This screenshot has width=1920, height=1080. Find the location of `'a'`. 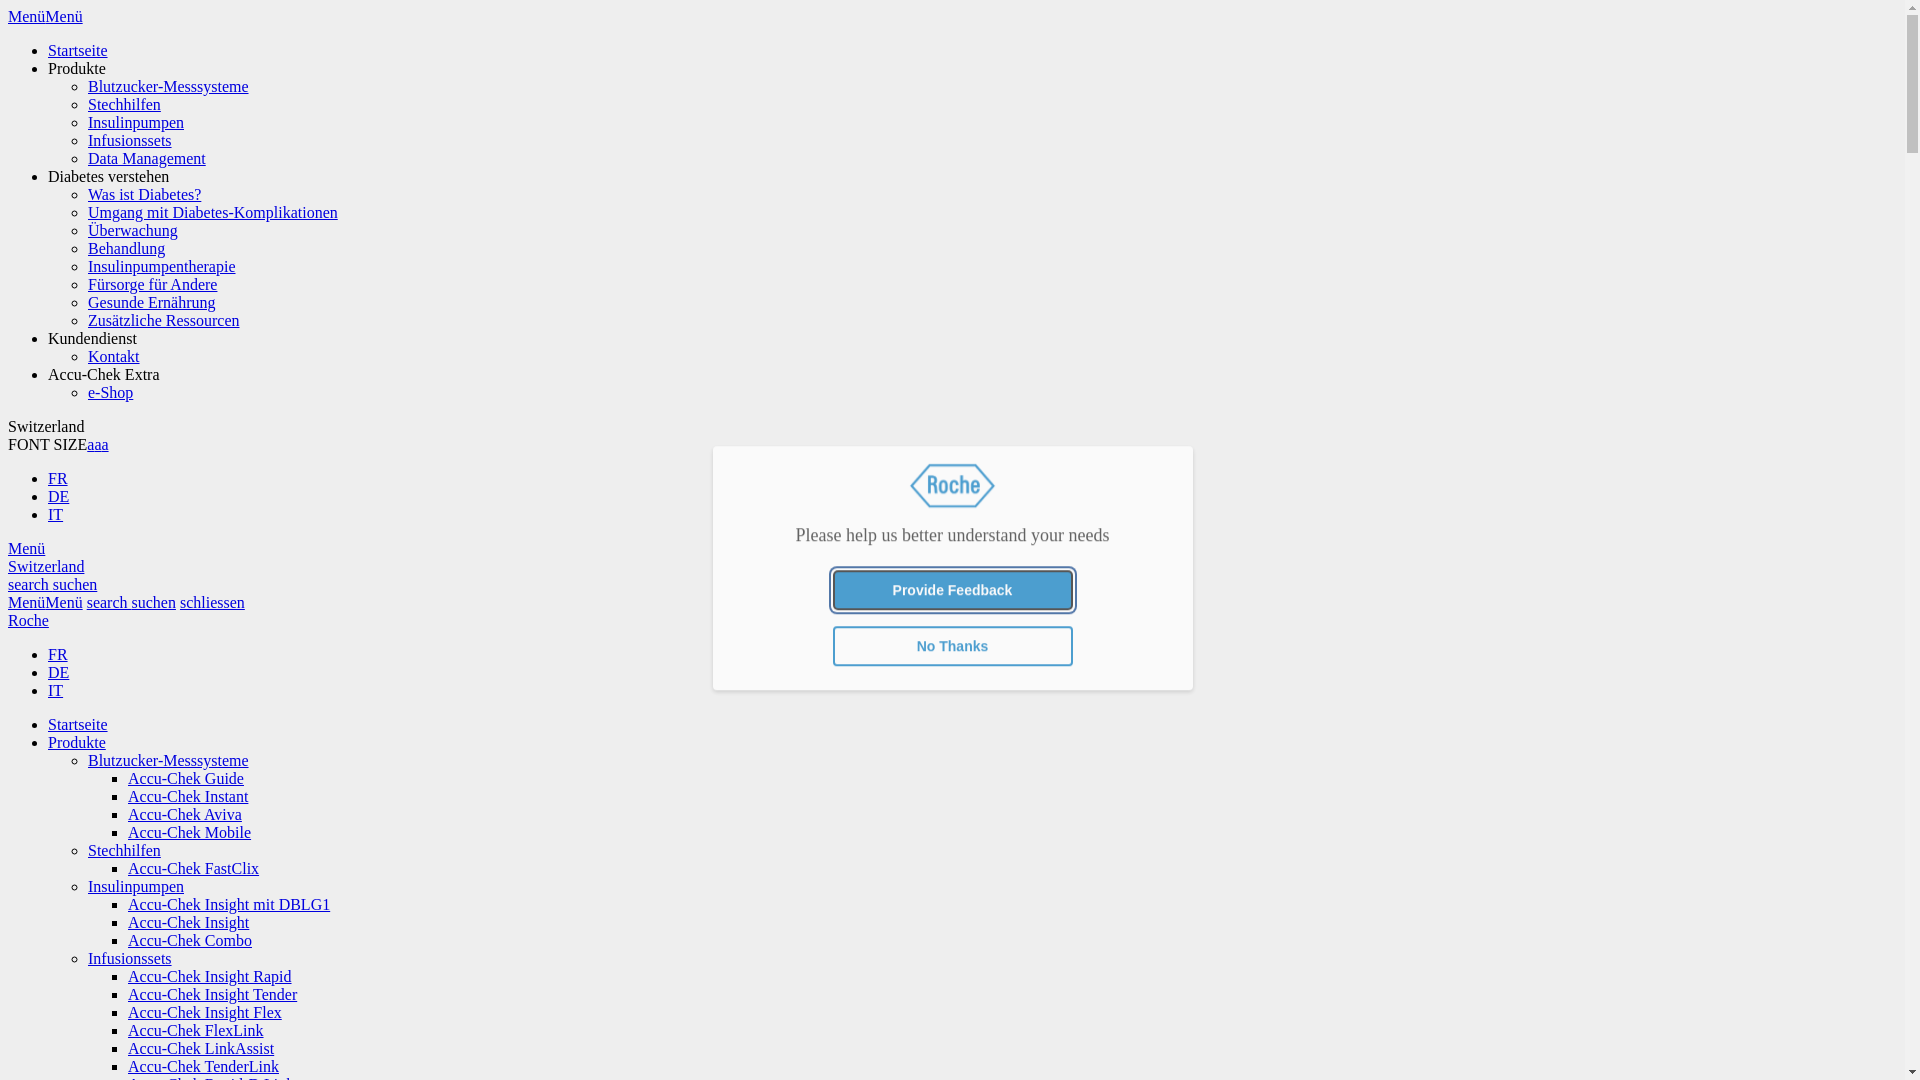

'a' is located at coordinates (103, 443).